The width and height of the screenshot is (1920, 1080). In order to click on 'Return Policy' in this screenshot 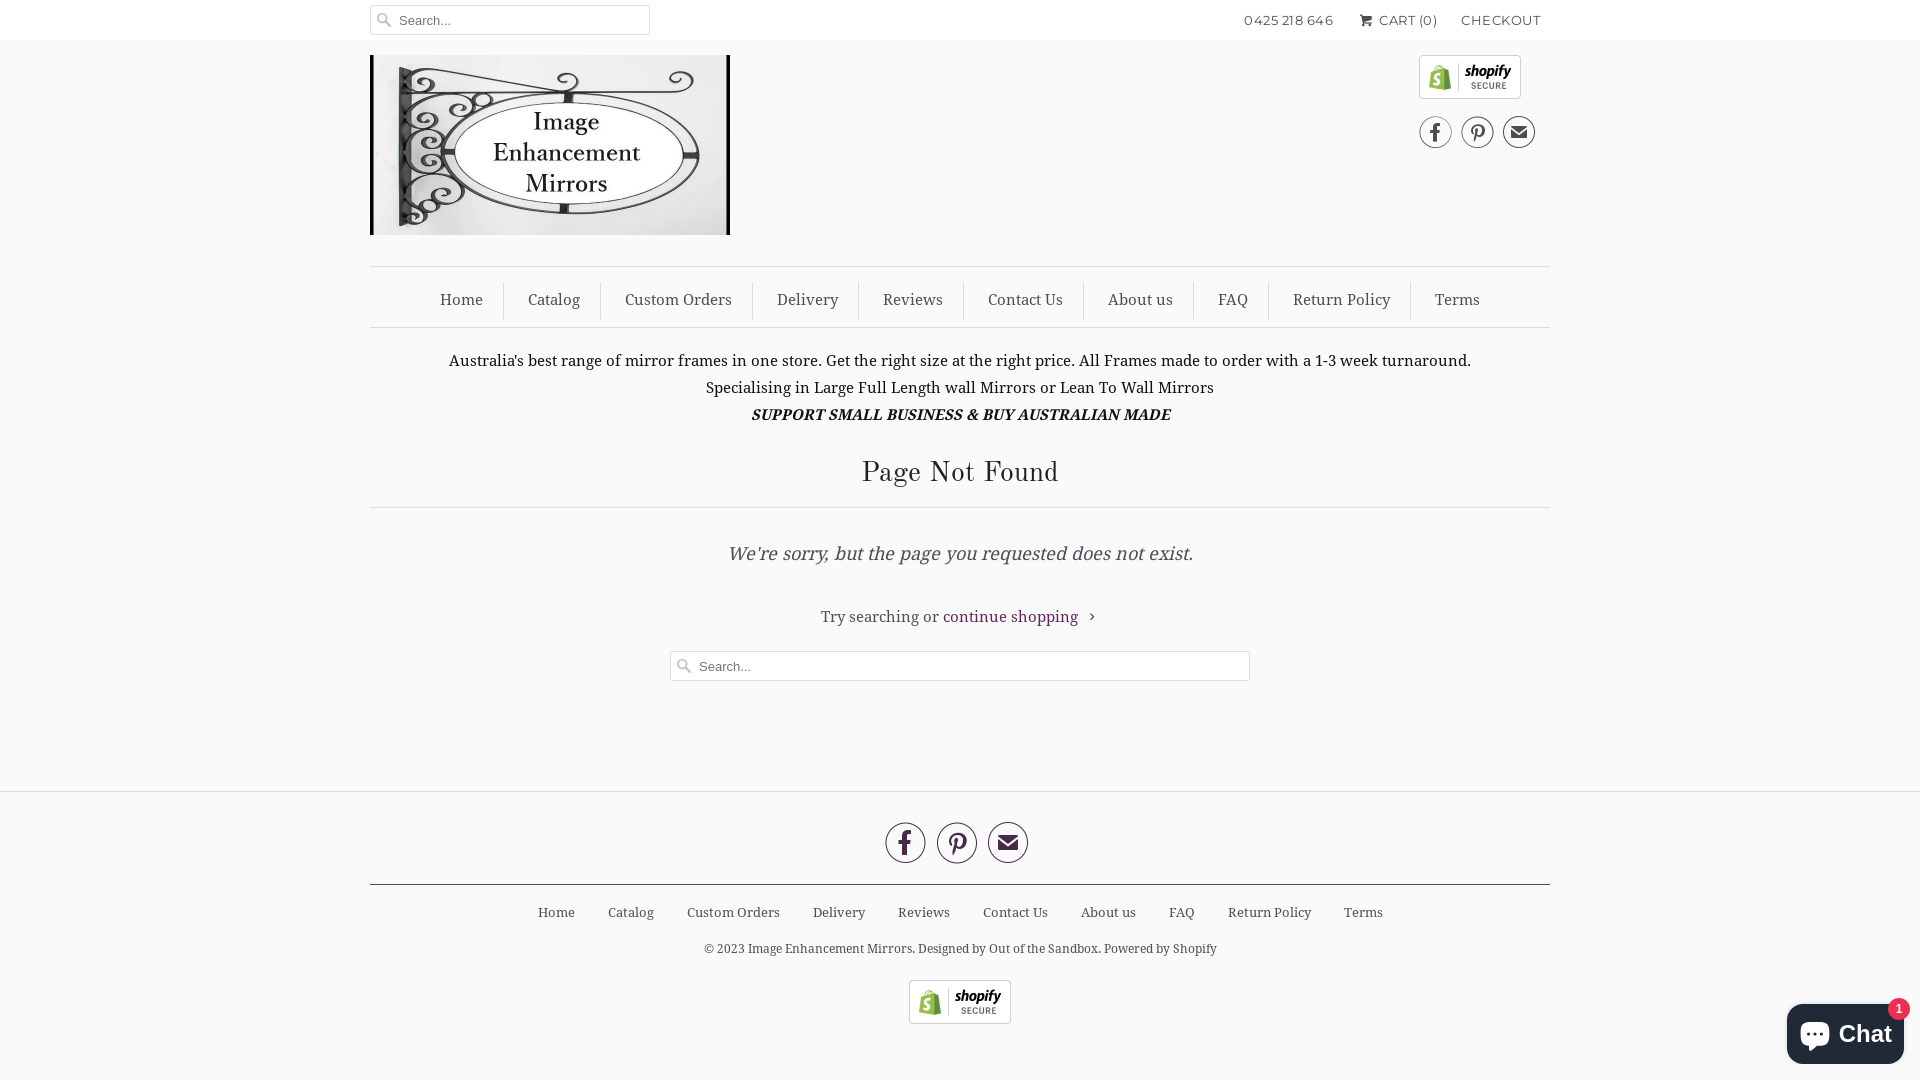, I will do `click(1341, 300)`.